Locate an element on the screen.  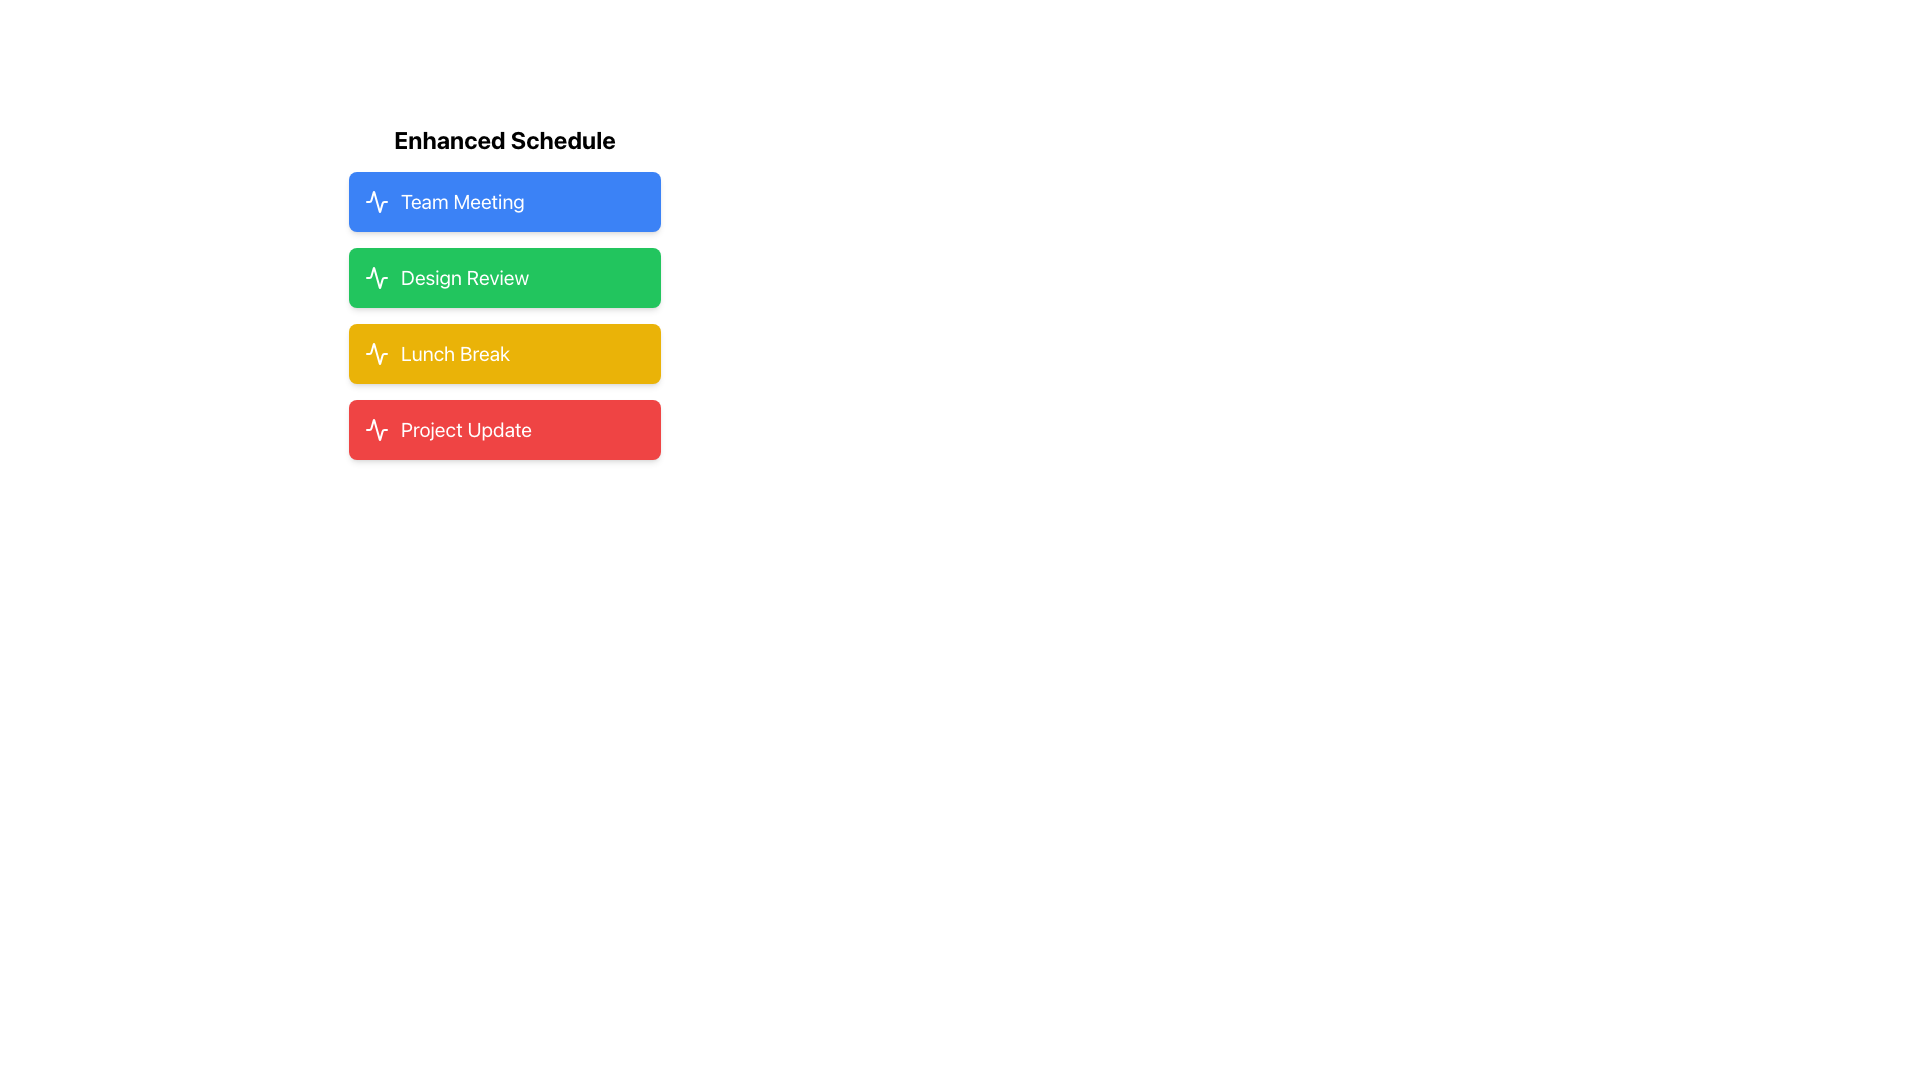
the activity or alert icon within the green 'Design Review' button, which is the second button in the vertical list under 'Enhanced Schedule.' is located at coordinates (377, 277).